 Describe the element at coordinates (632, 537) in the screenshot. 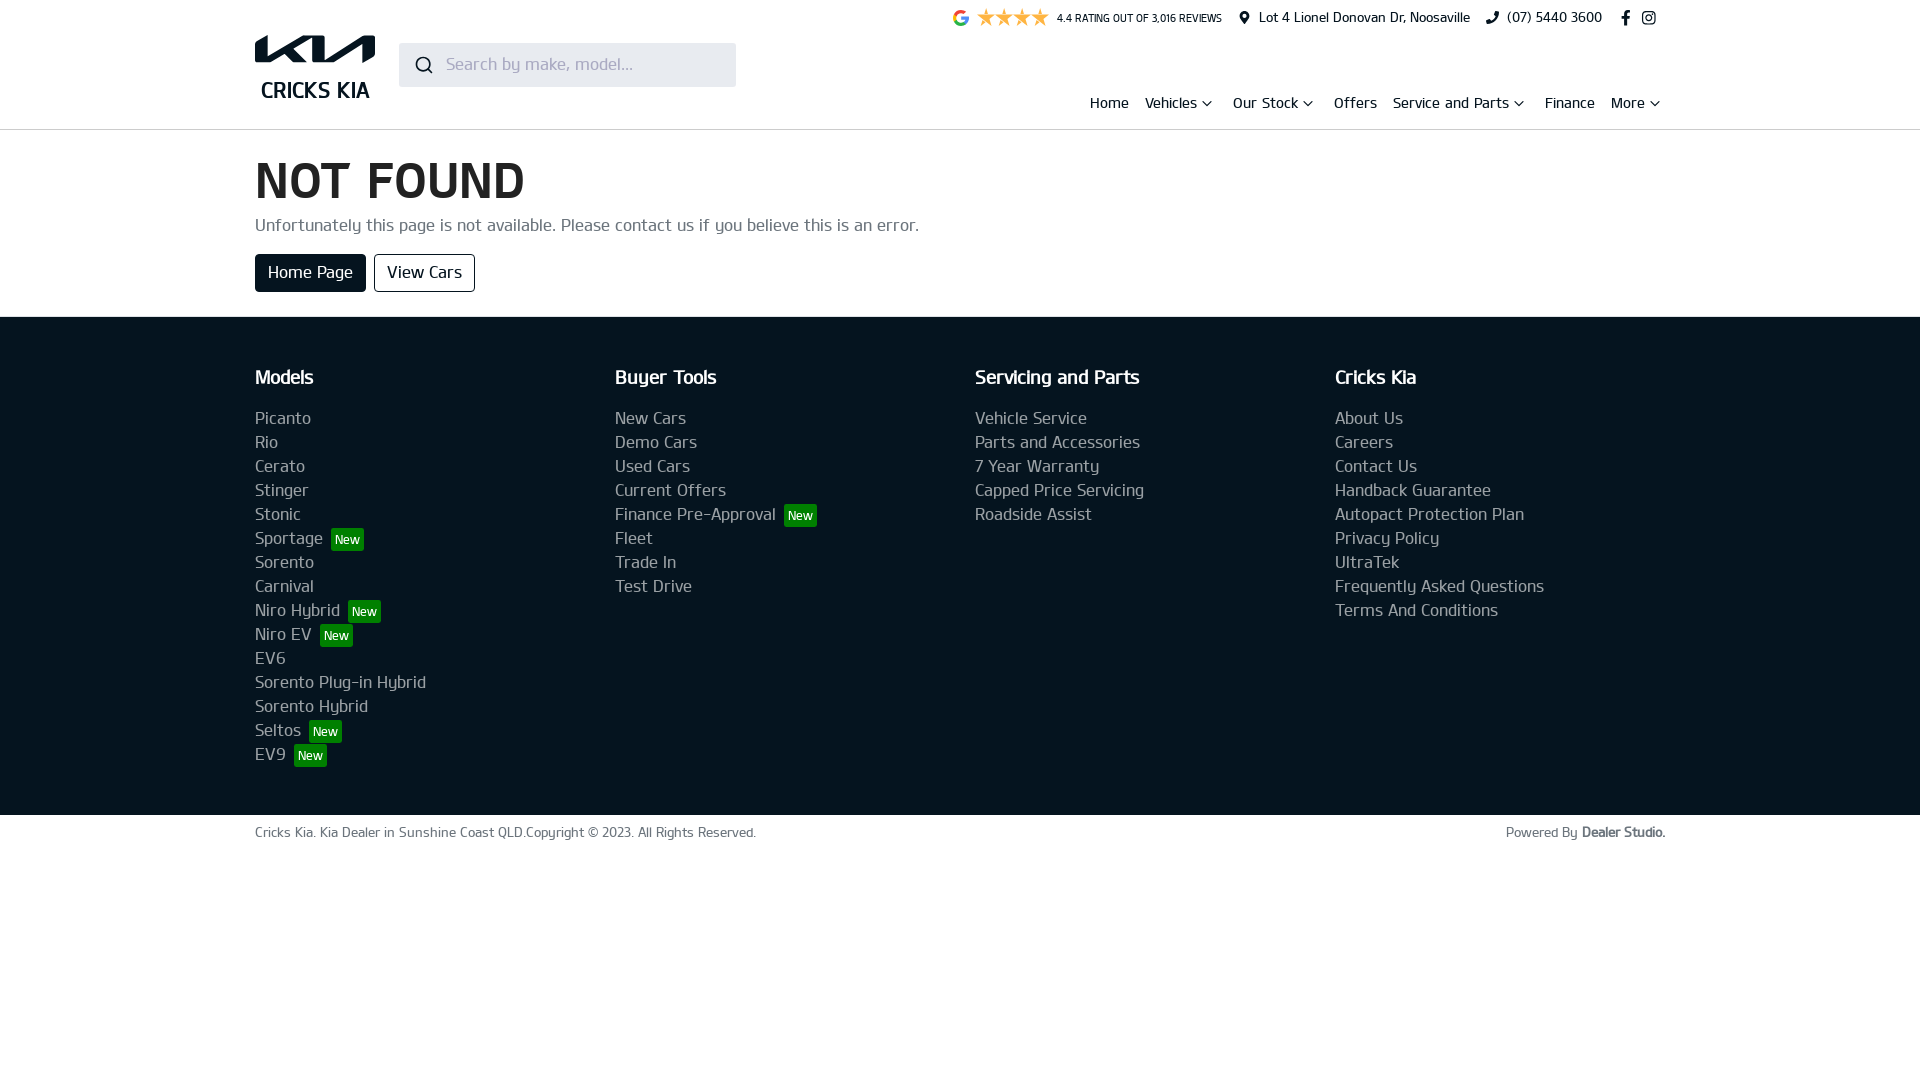

I see `'Fleet'` at that location.